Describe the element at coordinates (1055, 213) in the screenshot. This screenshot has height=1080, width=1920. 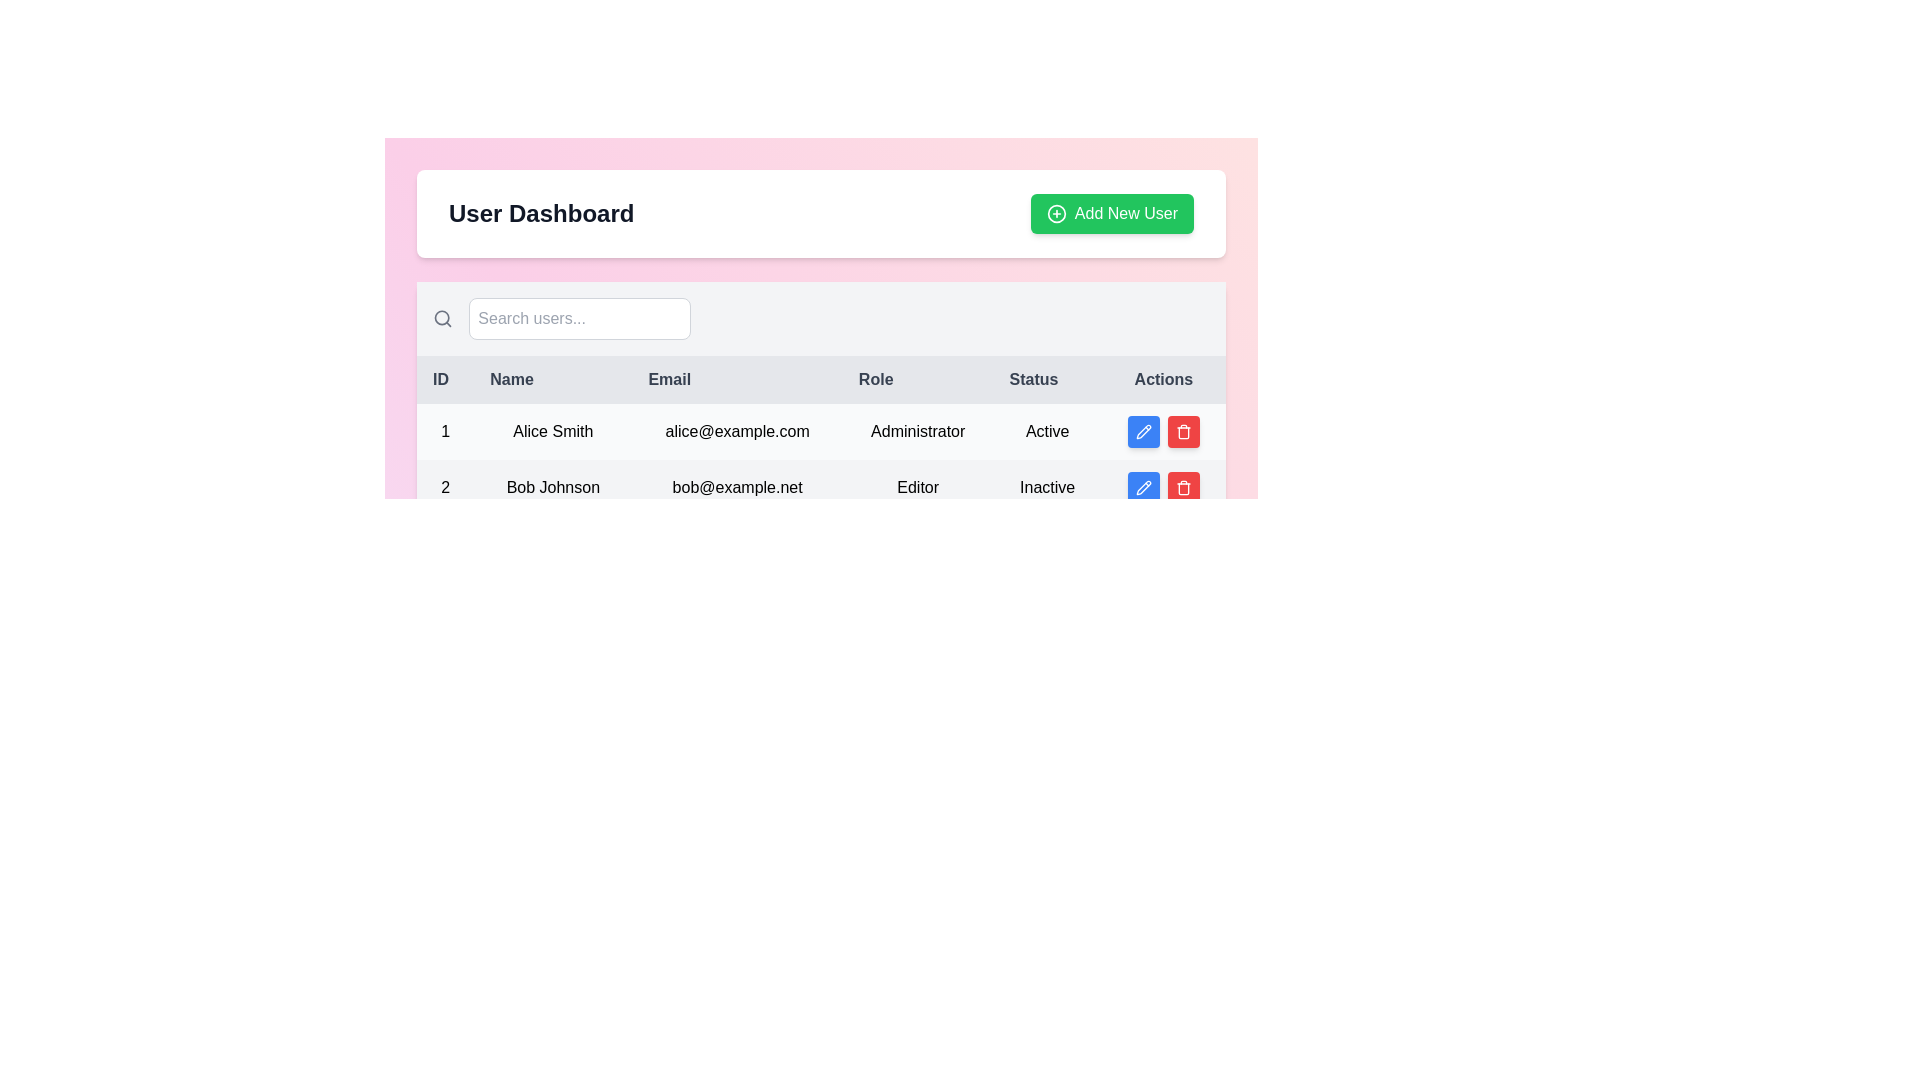
I see `the circular icon with a plus symbol inside it, which is part of the 'Add New User' button with a green background` at that location.